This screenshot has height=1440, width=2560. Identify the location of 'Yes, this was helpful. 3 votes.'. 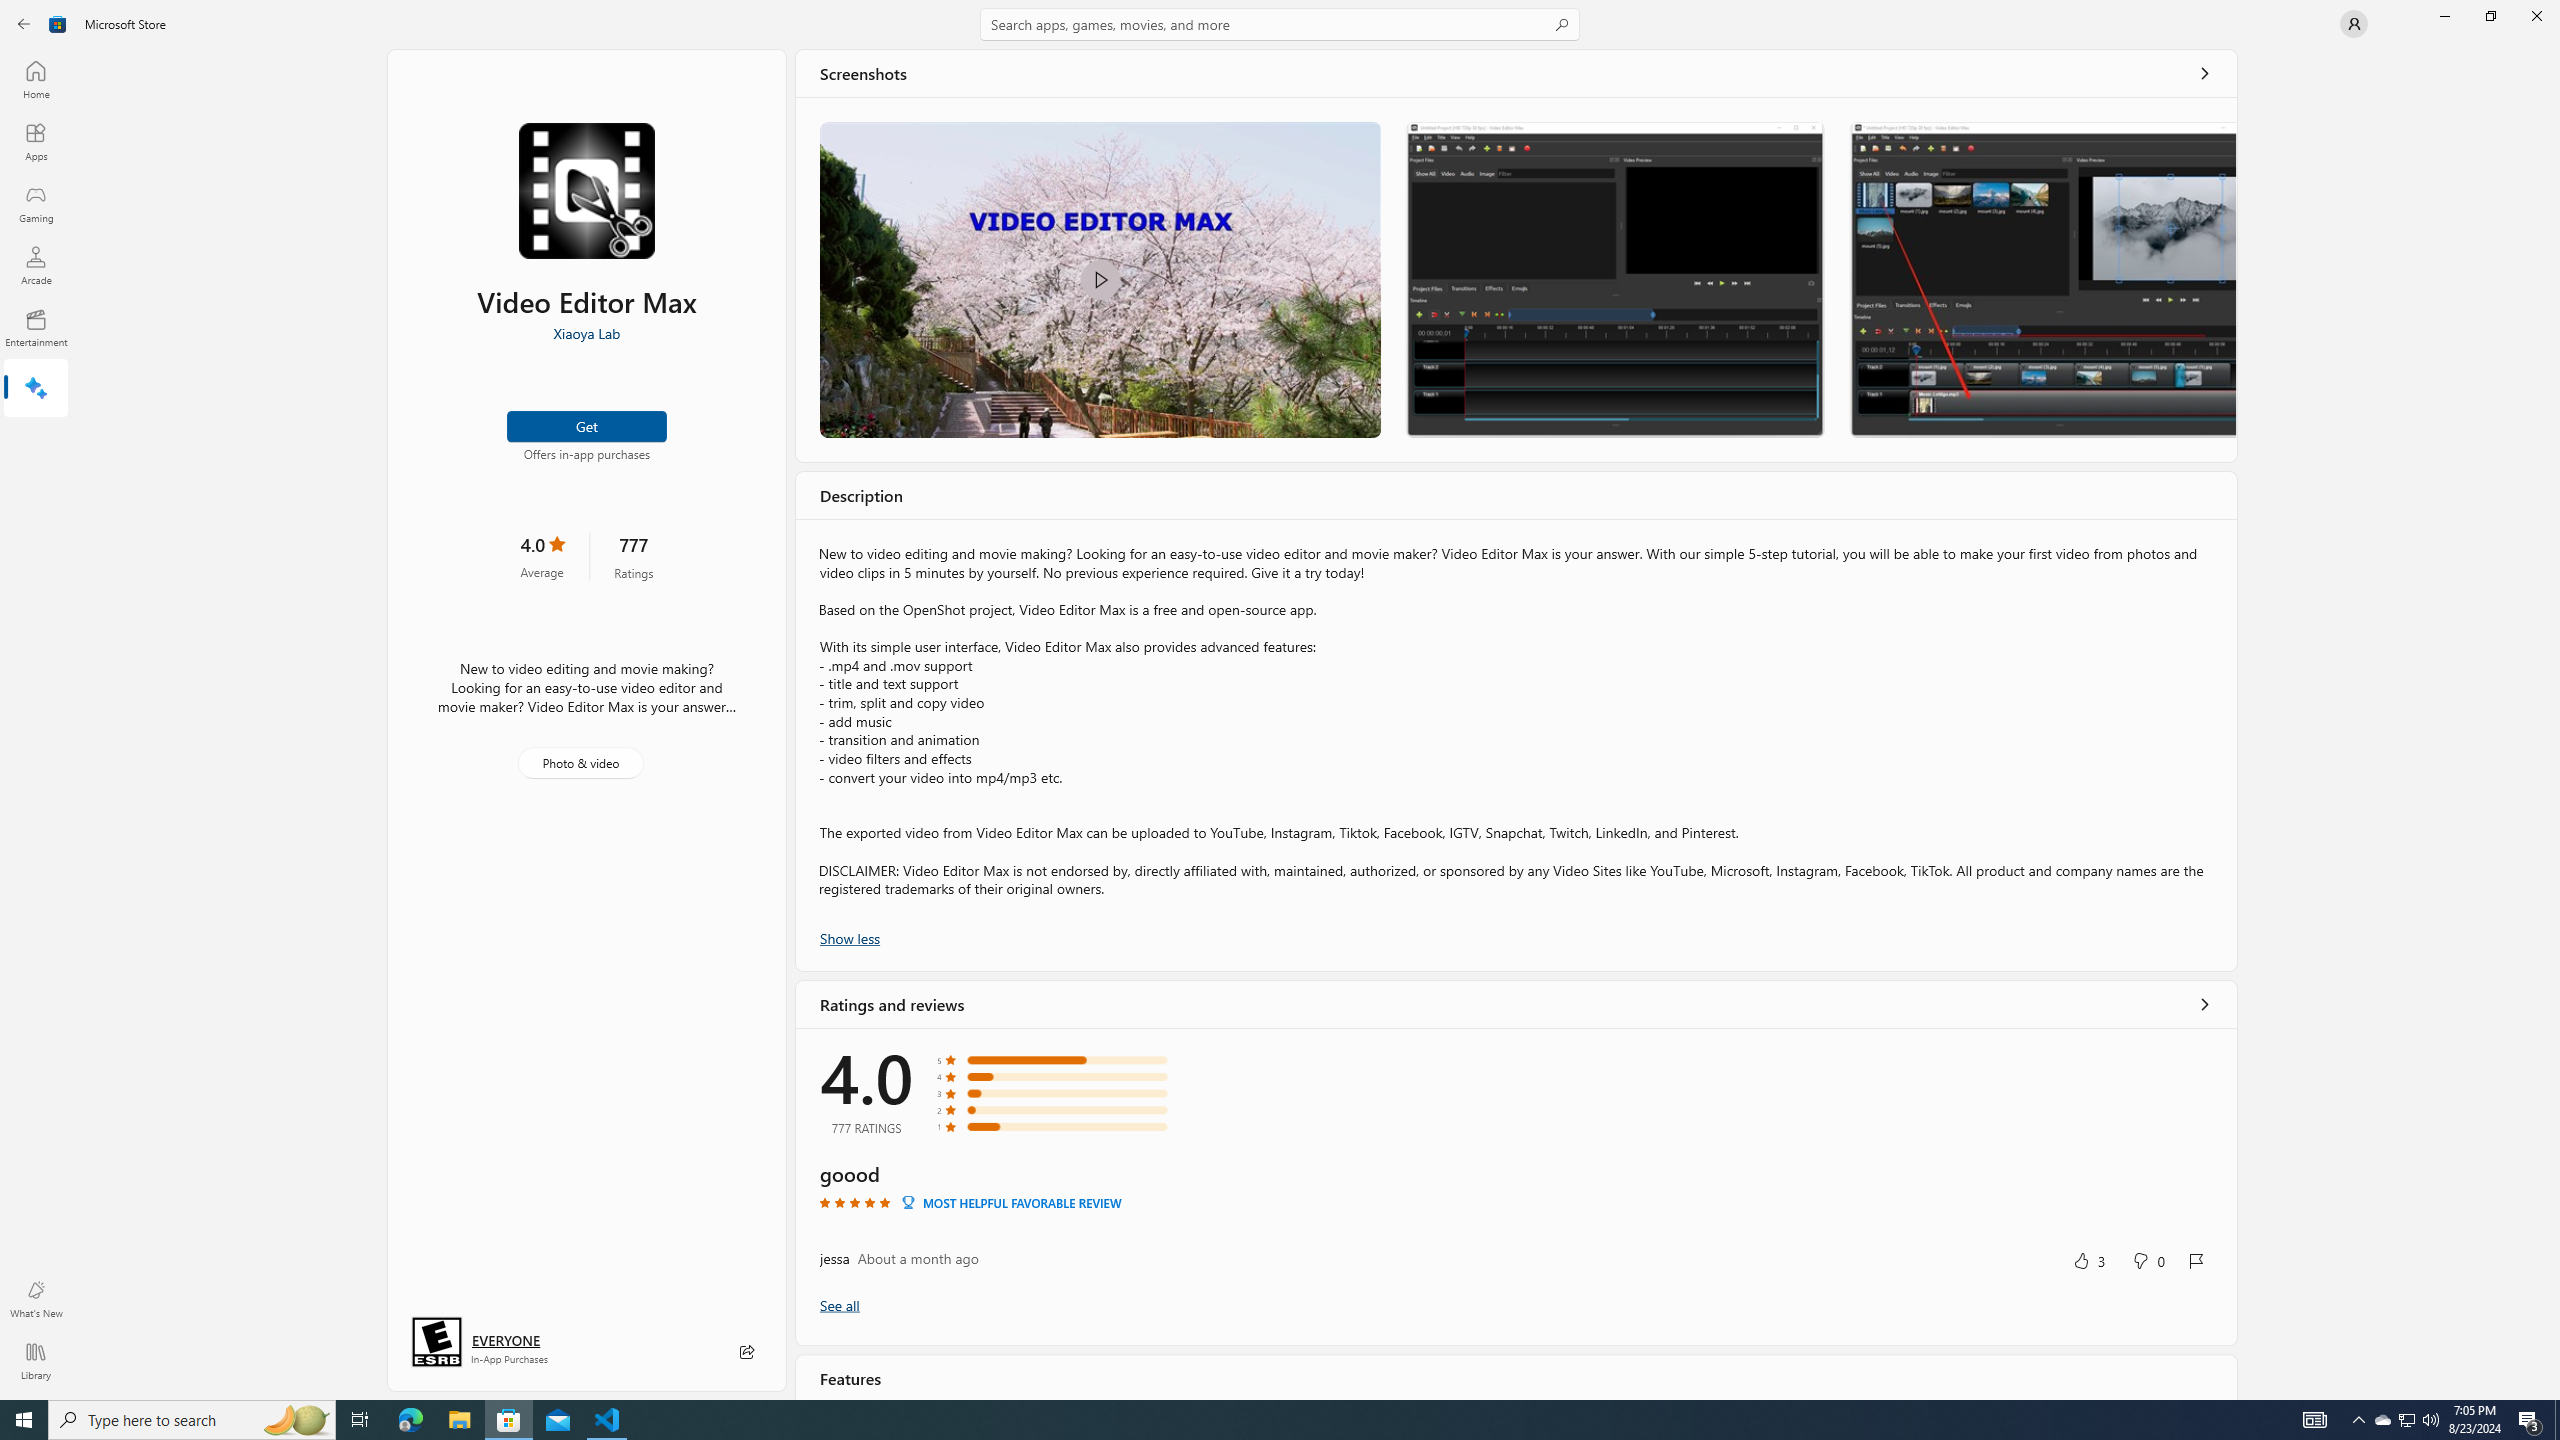
(2087, 1260).